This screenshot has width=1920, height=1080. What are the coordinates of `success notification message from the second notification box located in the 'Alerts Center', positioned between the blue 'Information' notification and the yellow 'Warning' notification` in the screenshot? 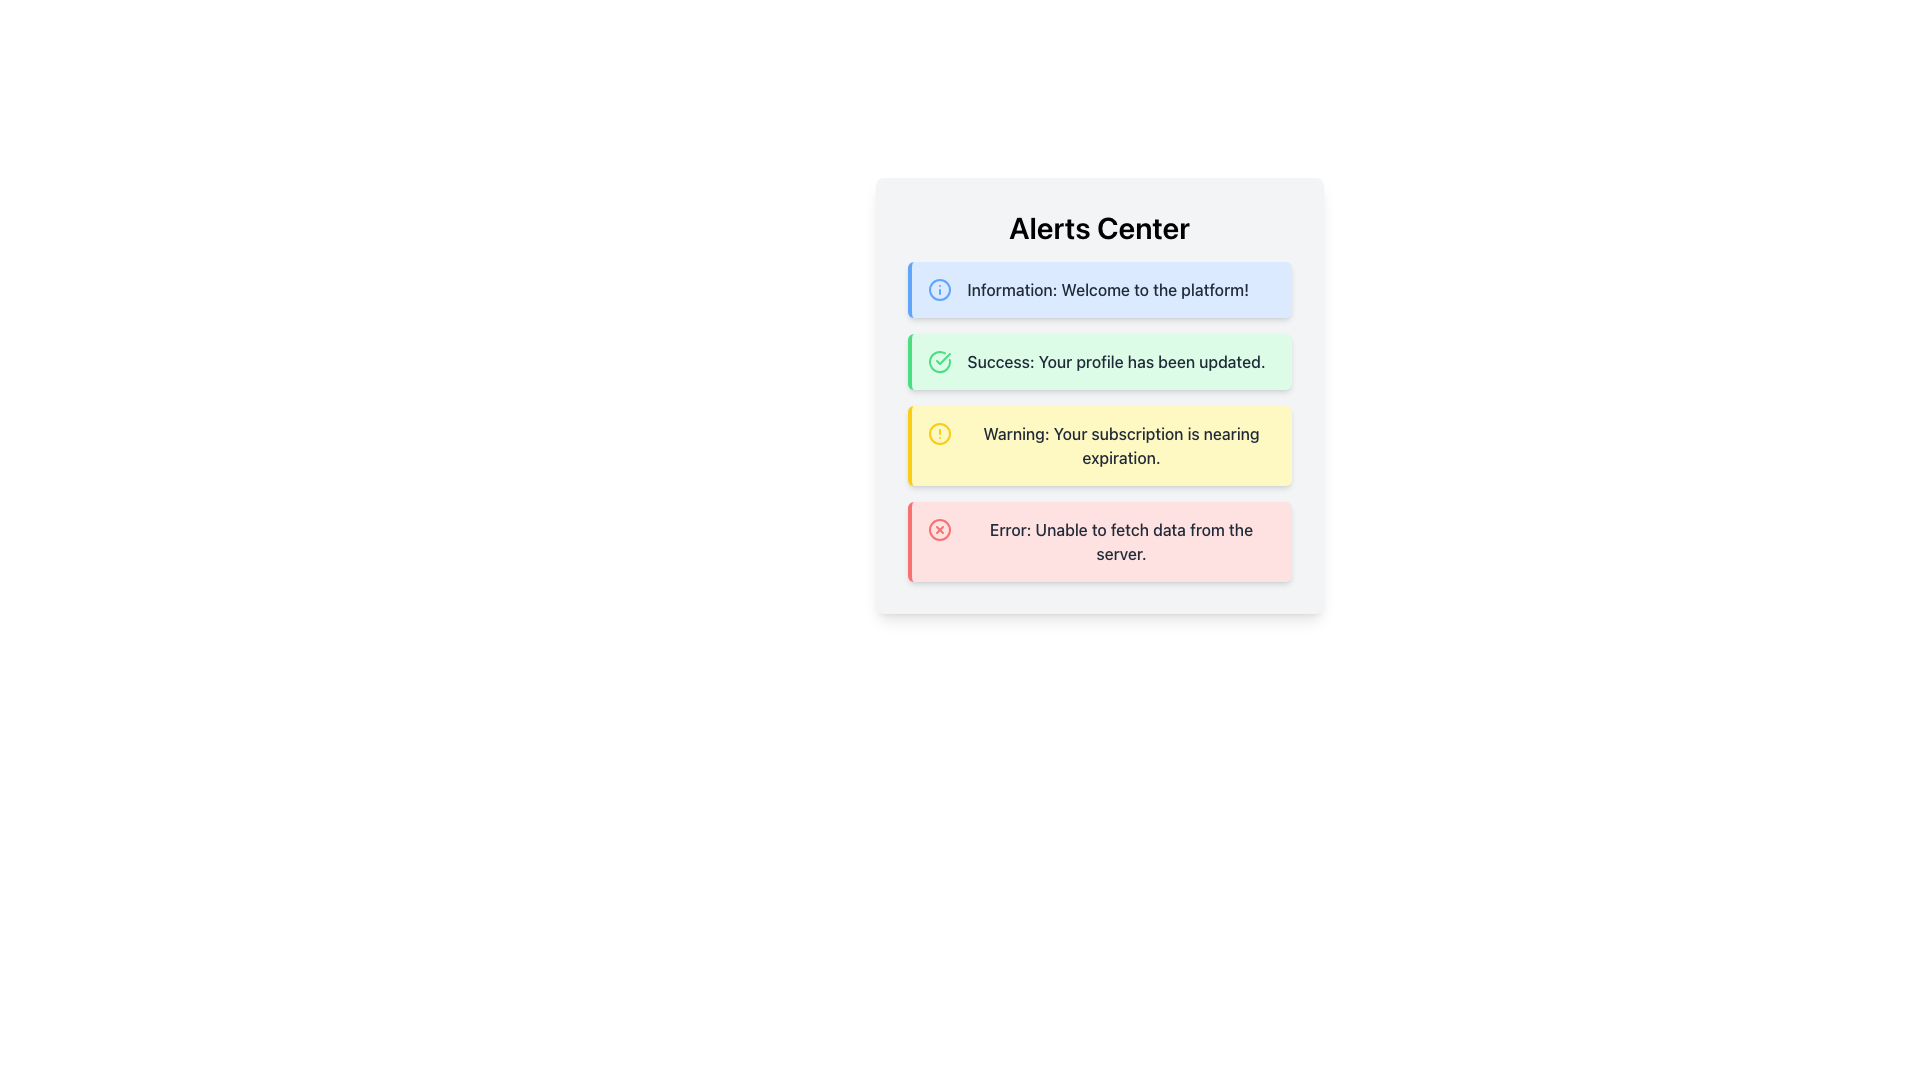 It's located at (1098, 362).